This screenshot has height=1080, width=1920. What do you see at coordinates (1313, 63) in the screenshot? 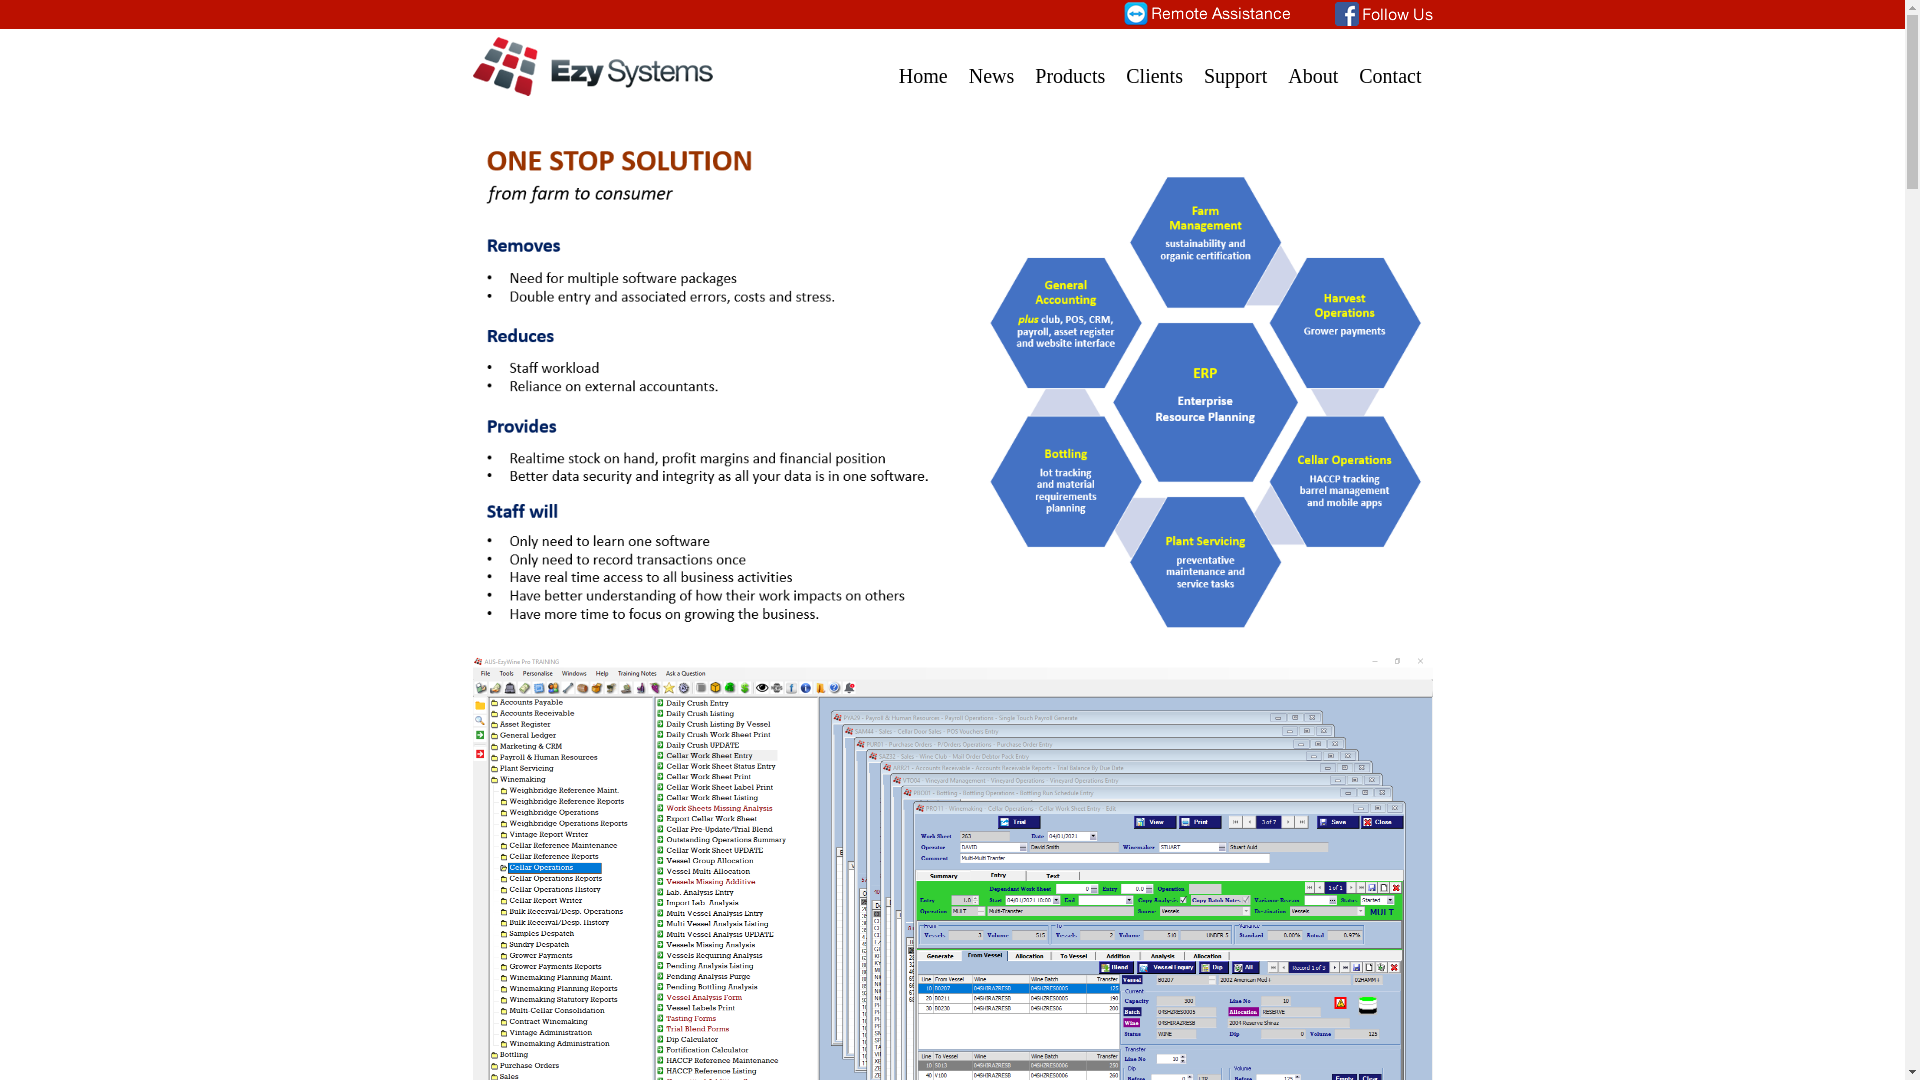
I see `'About'` at bounding box center [1313, 63].